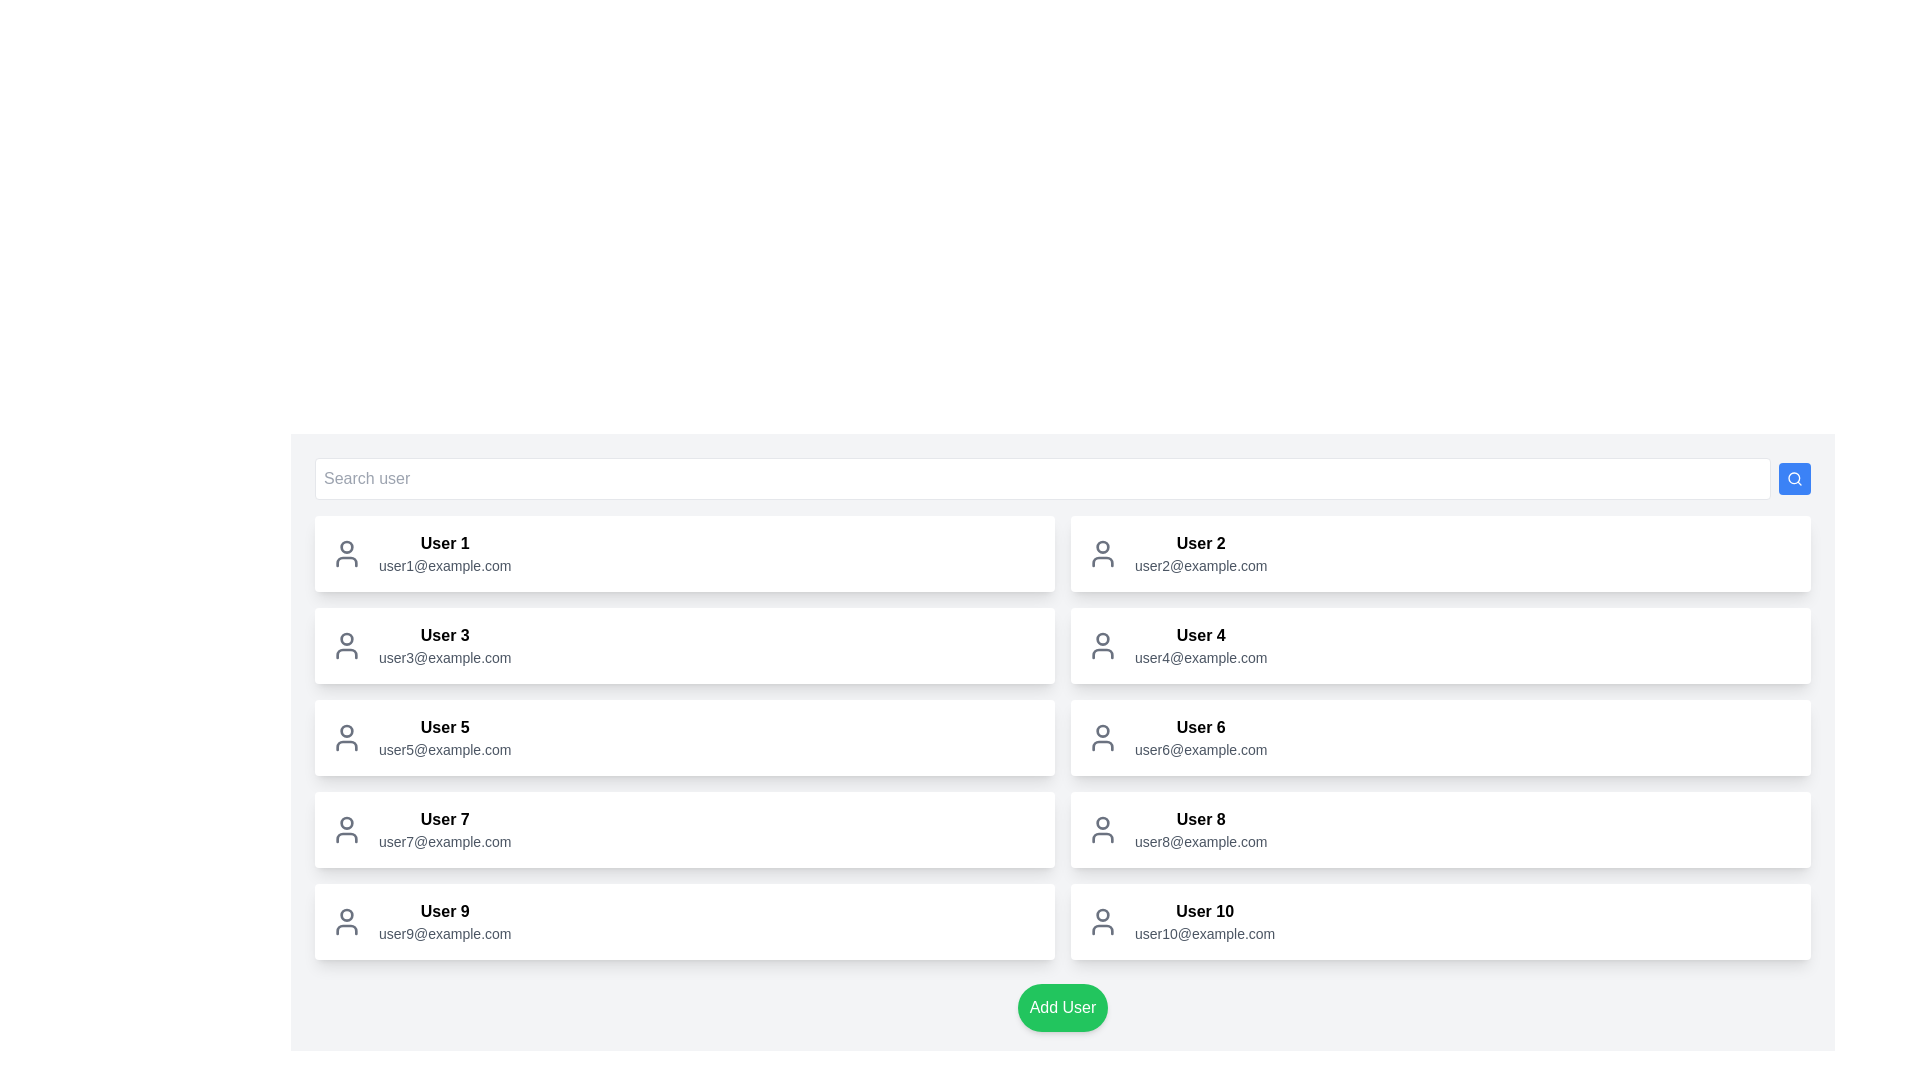 This screenshot has height=1080, width=1920. Describe the element at coordinates (346, 654) in the screenshot. I see `the lower half of the user icon, which is a gray rounded silhouette to the left of the text 'User 3'` at that location.